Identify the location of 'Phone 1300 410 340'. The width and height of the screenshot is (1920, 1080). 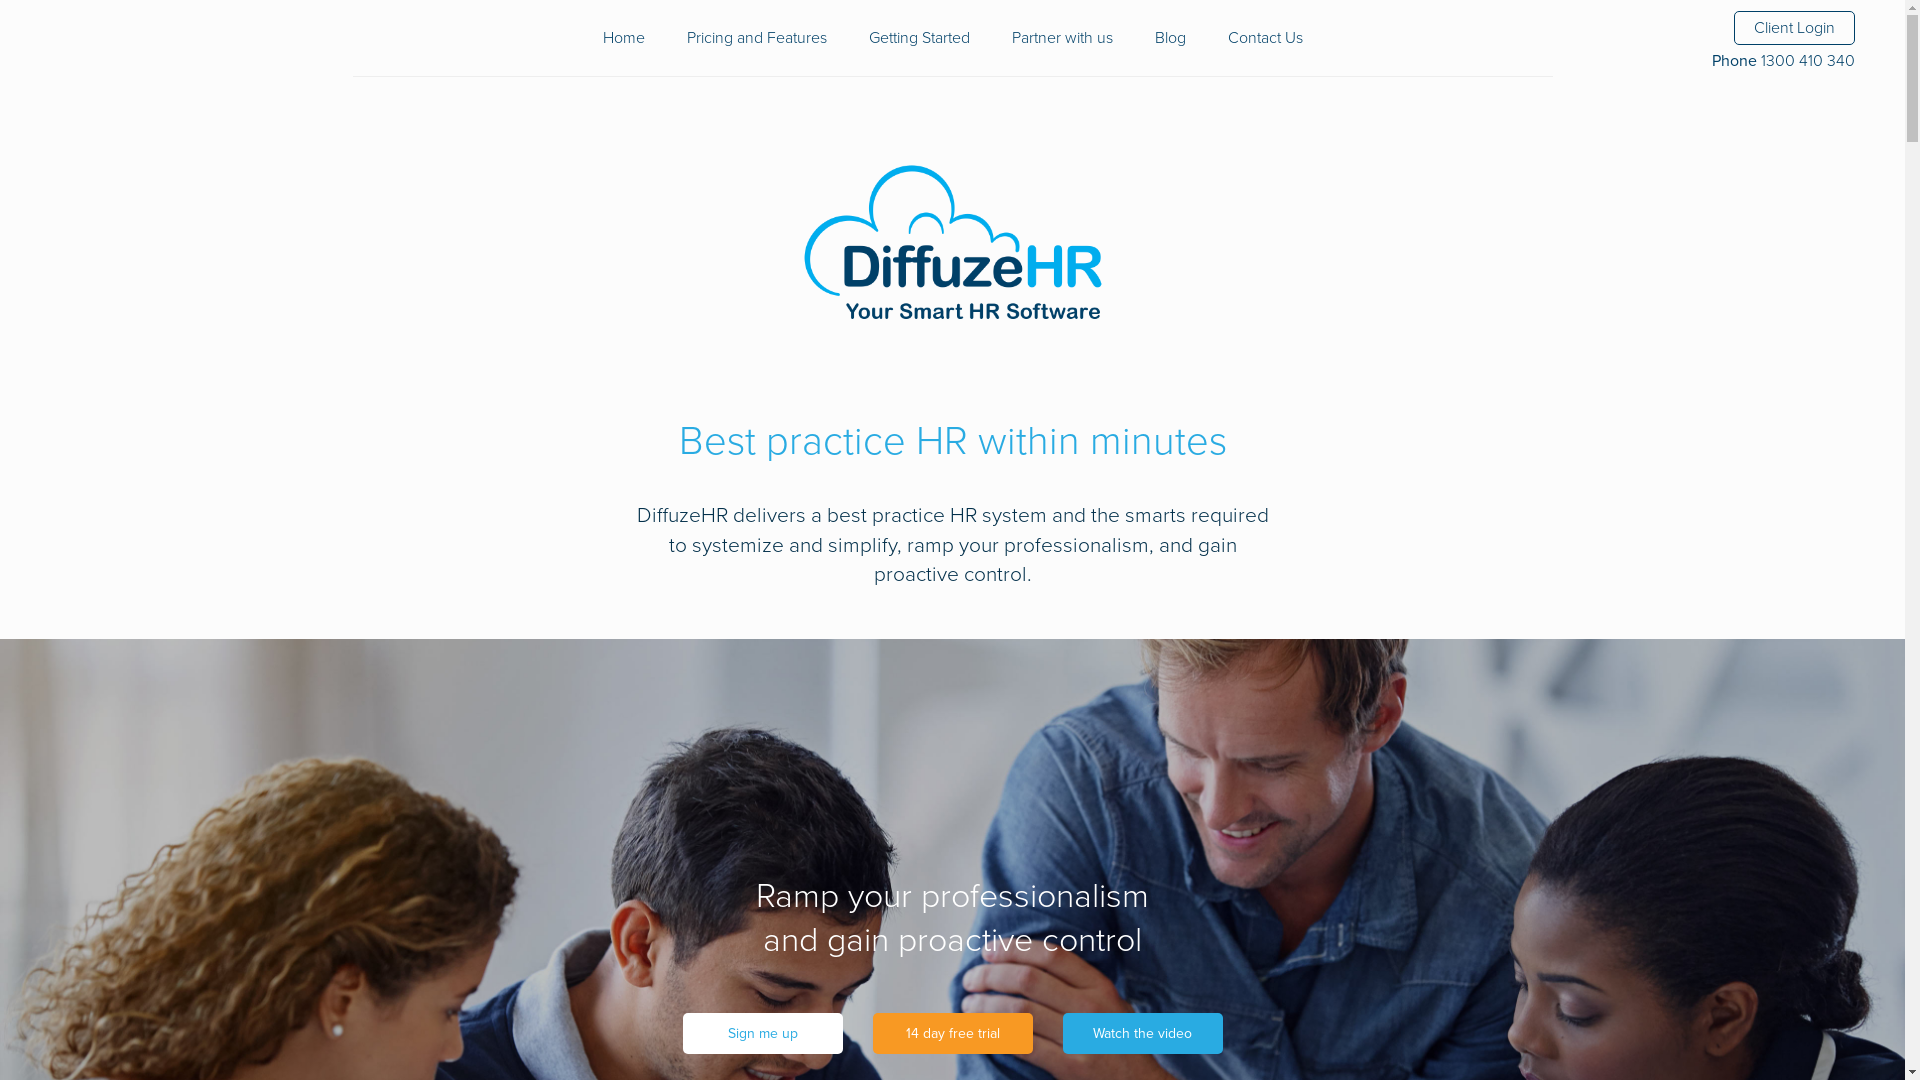
(1711, 60).